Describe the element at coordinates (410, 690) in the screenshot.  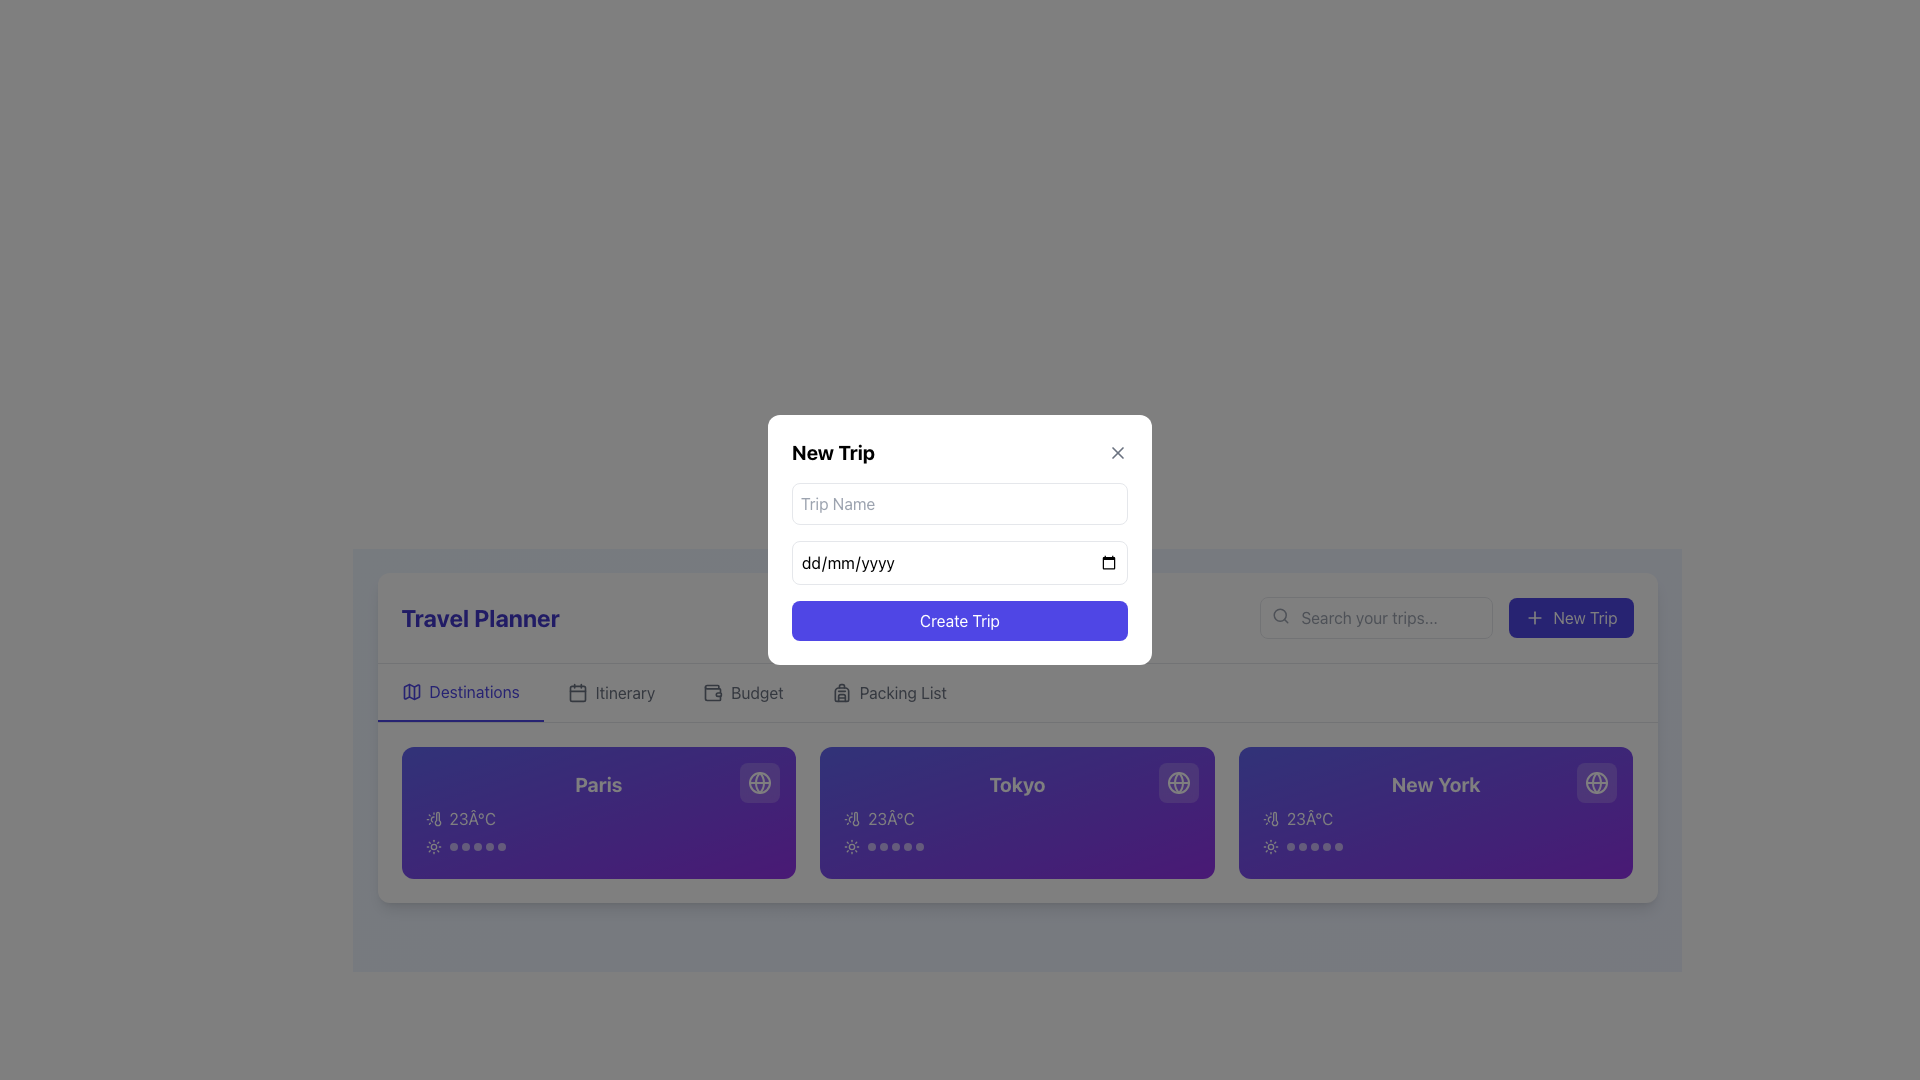
I see `the stylized map symbol icon located in the top-left corner of the 'Travel Planner' section` at that location.